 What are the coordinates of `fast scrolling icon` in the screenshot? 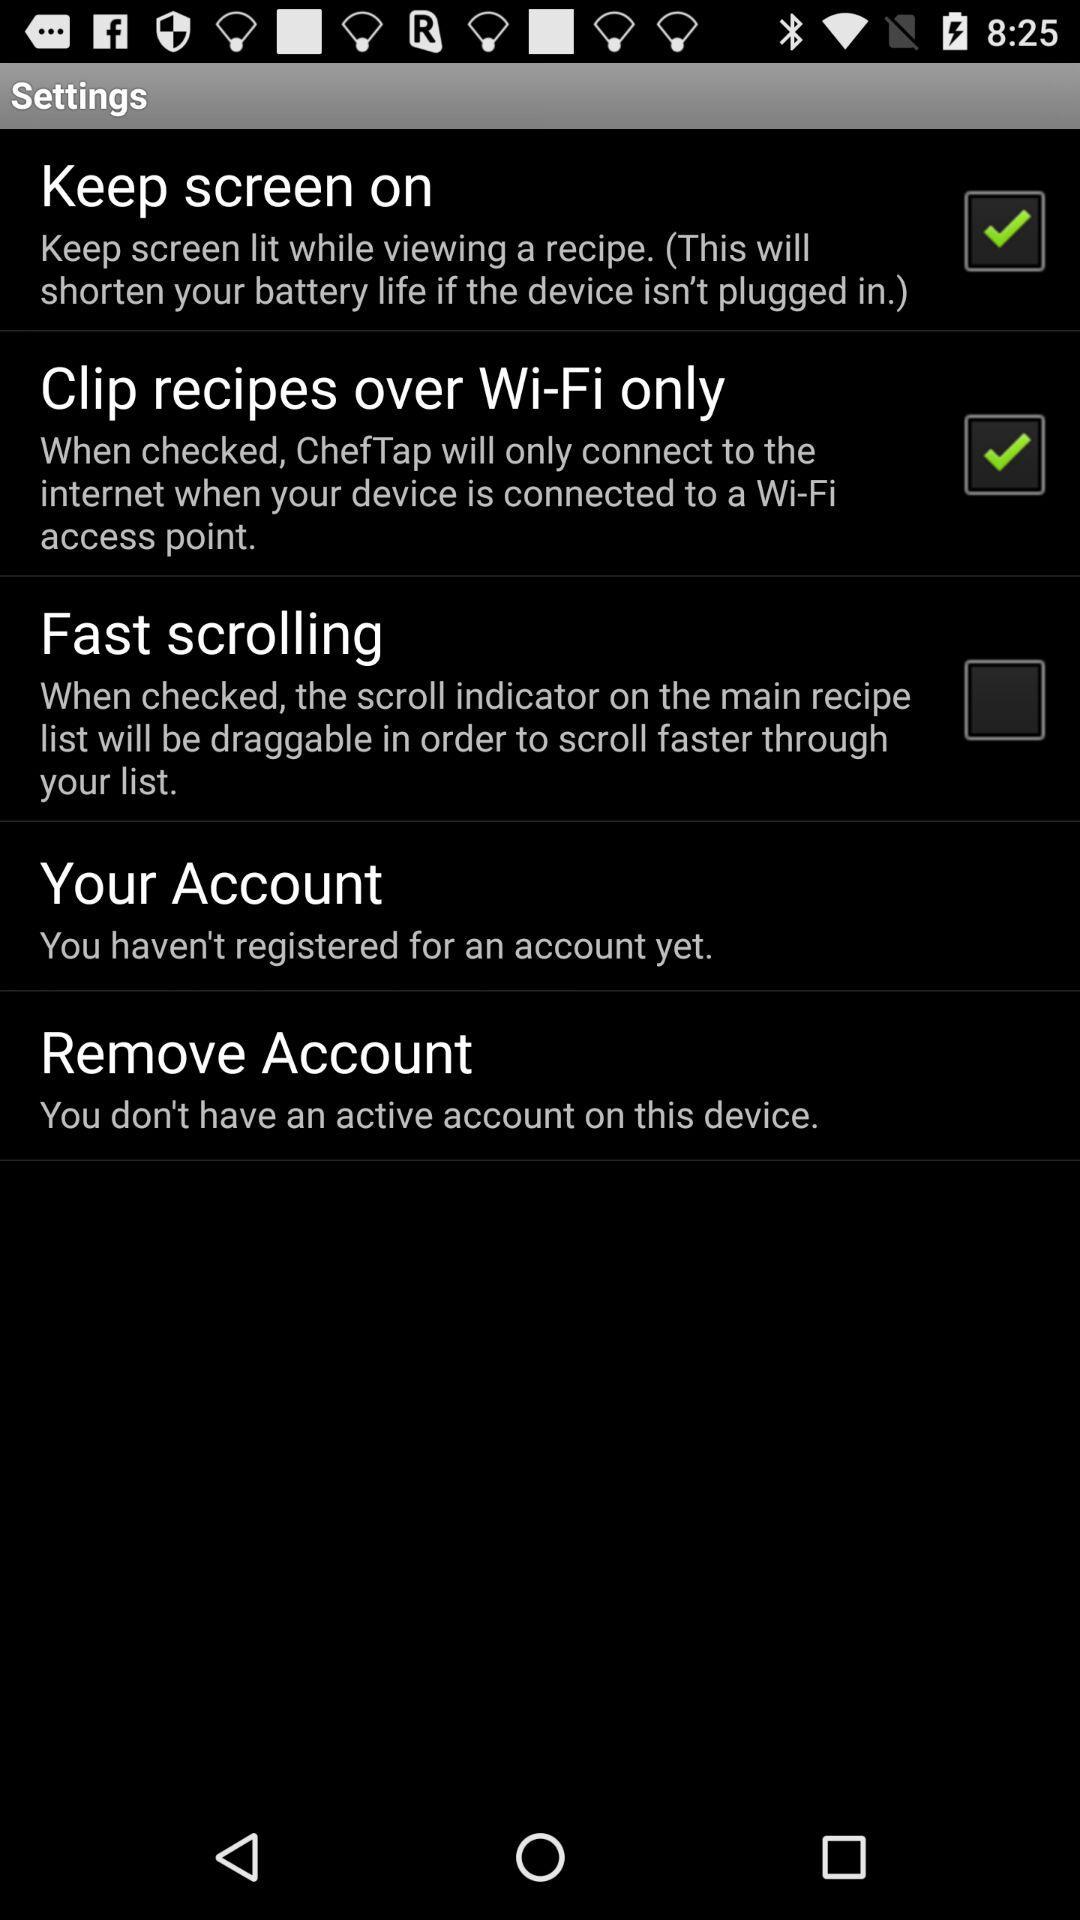 It's located at (211, 630).